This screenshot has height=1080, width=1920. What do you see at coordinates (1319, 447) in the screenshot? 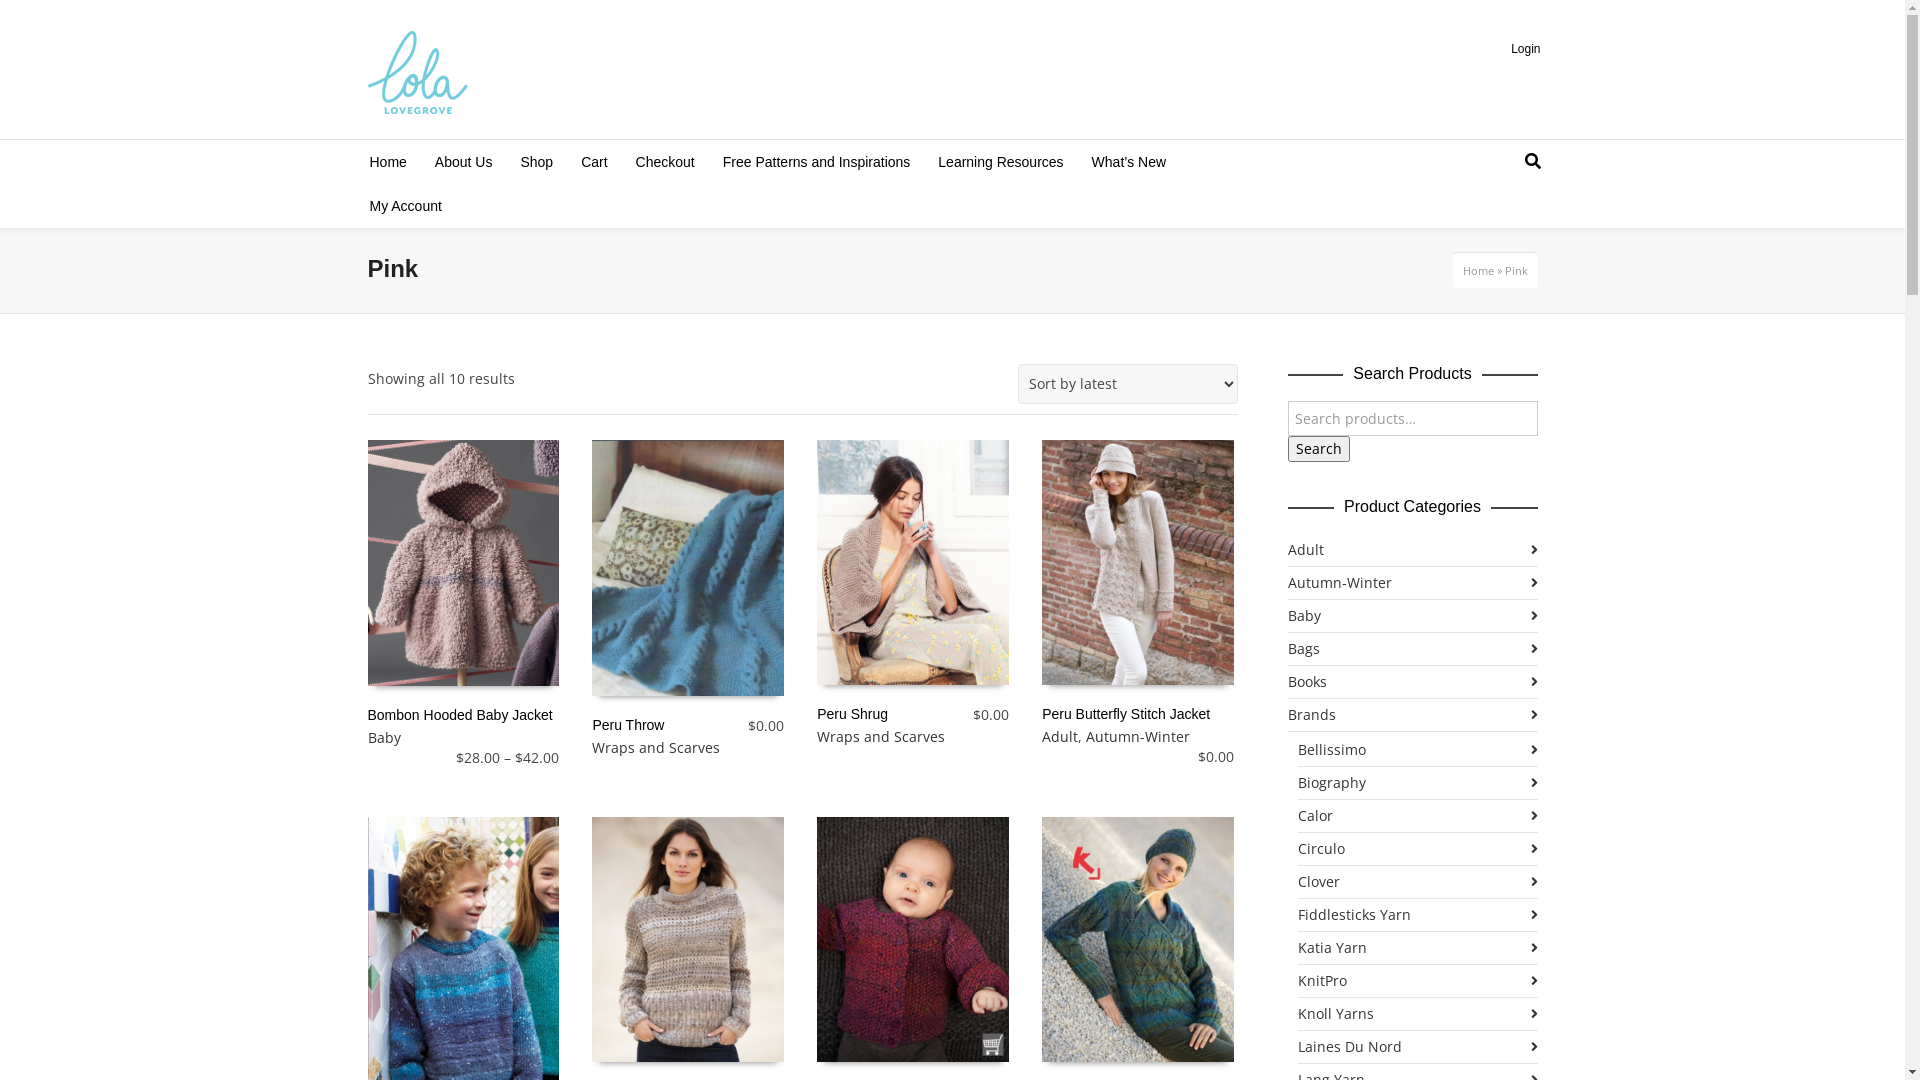
I see `'Search'` at bounding box center [1319, 447].